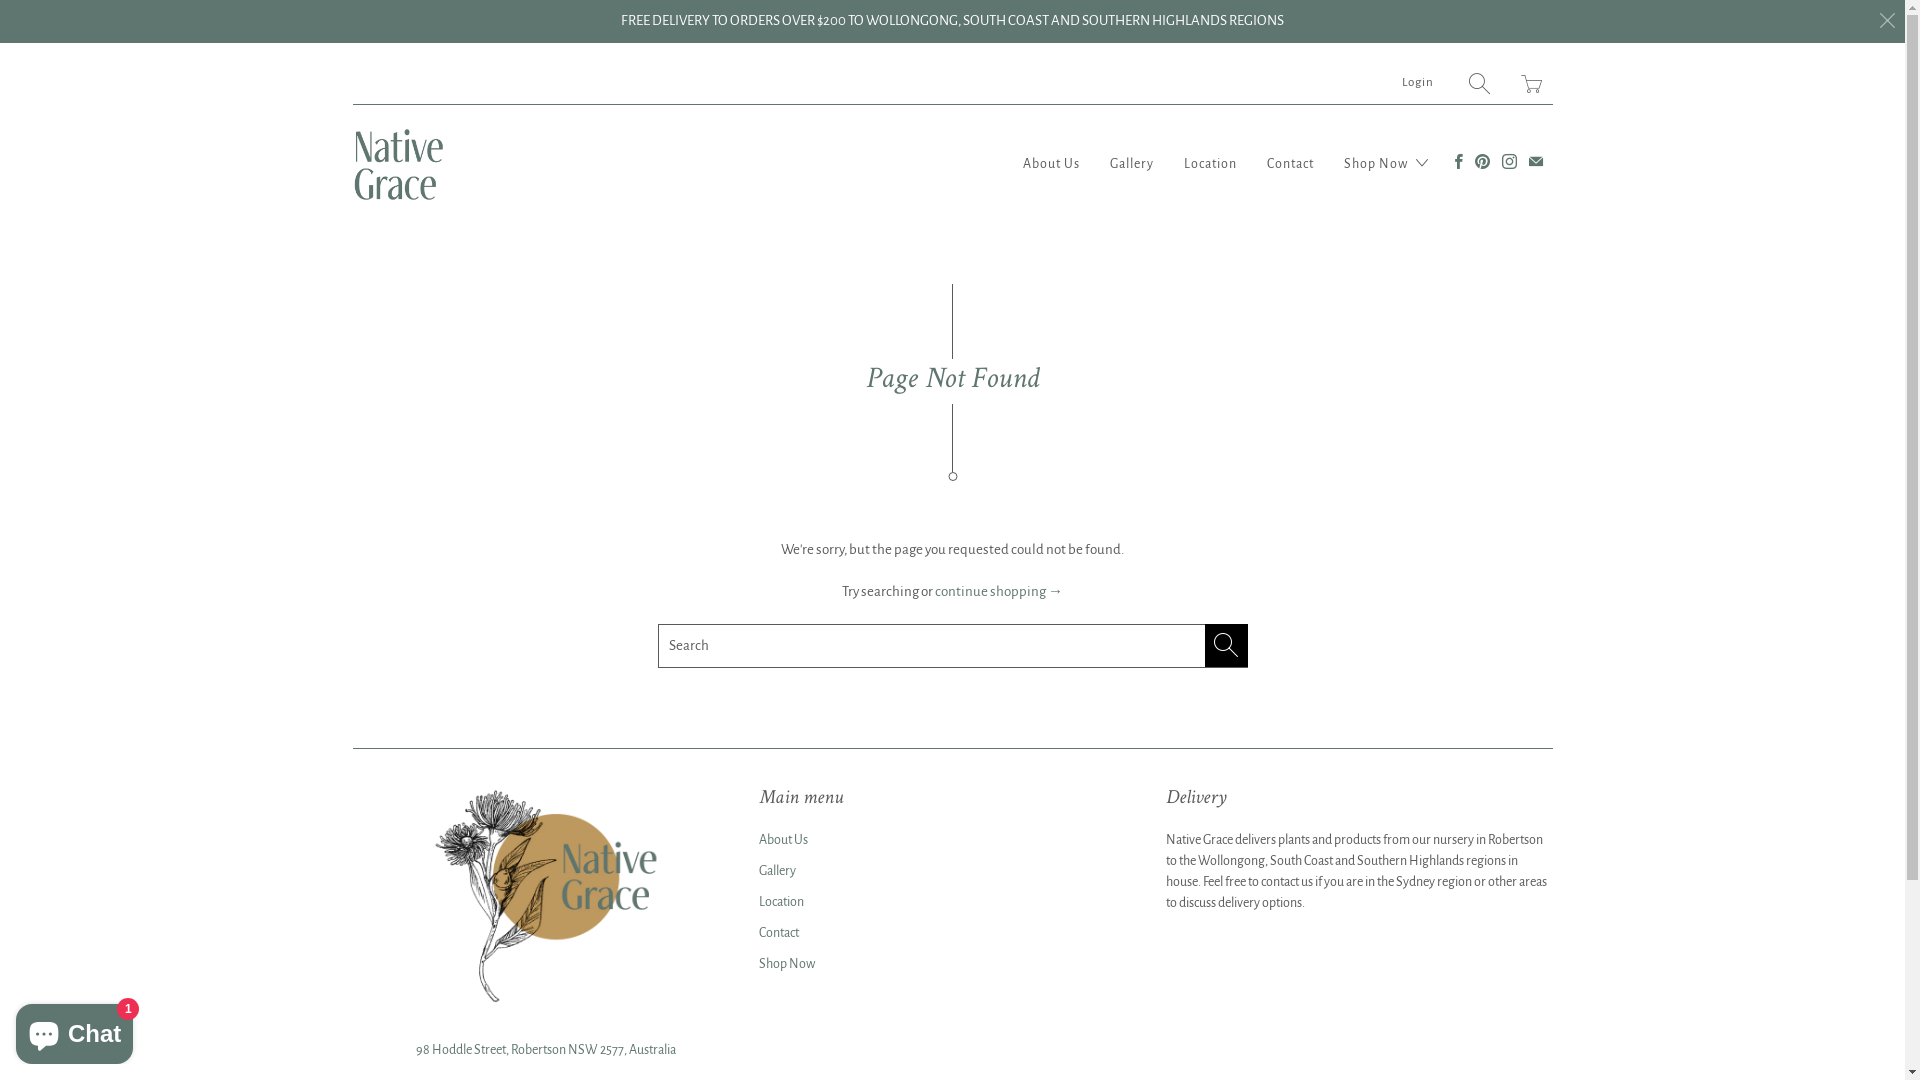  I want to click on '98 Hoddle Street, Robertson NSW 2577, Australia', so click(546, 1048).